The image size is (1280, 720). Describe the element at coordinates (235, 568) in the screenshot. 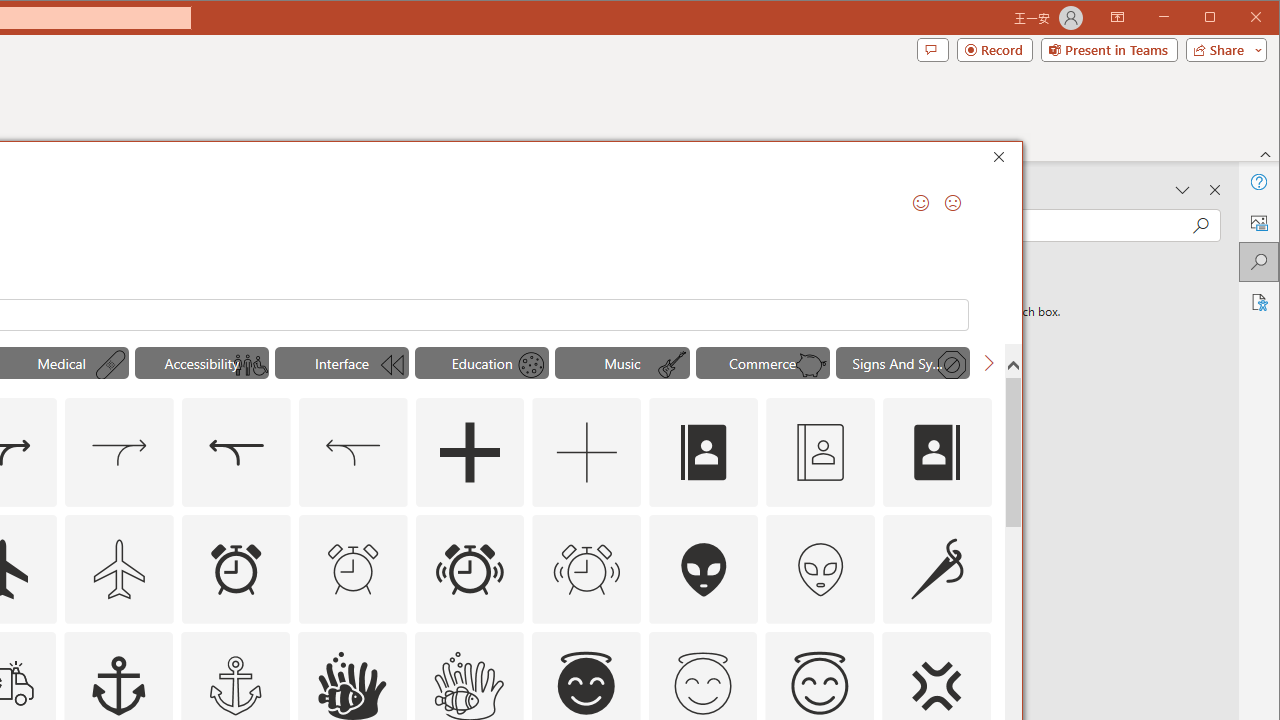

I see `'AutomationID: Icons_AlarmClock'` at that location.